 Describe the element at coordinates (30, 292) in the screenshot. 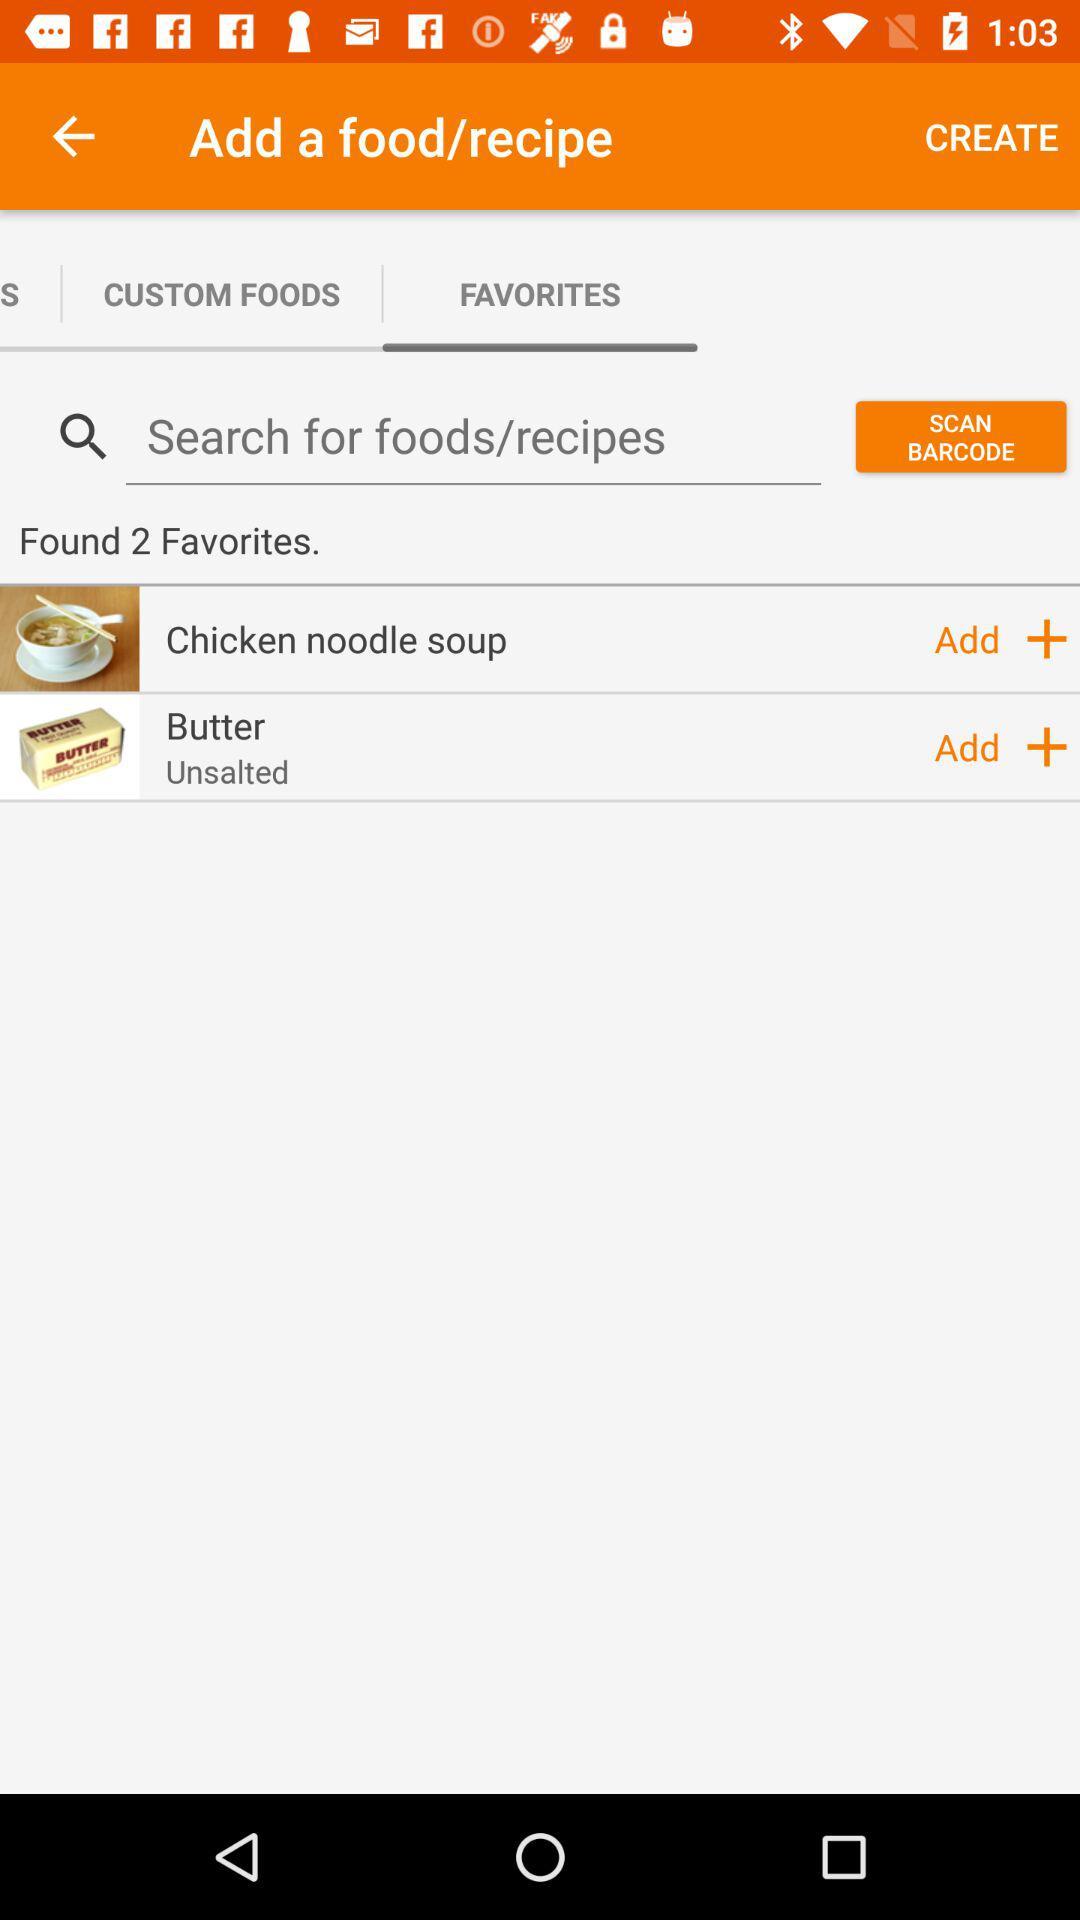

I see `the icon next to custom foods app` at that location.